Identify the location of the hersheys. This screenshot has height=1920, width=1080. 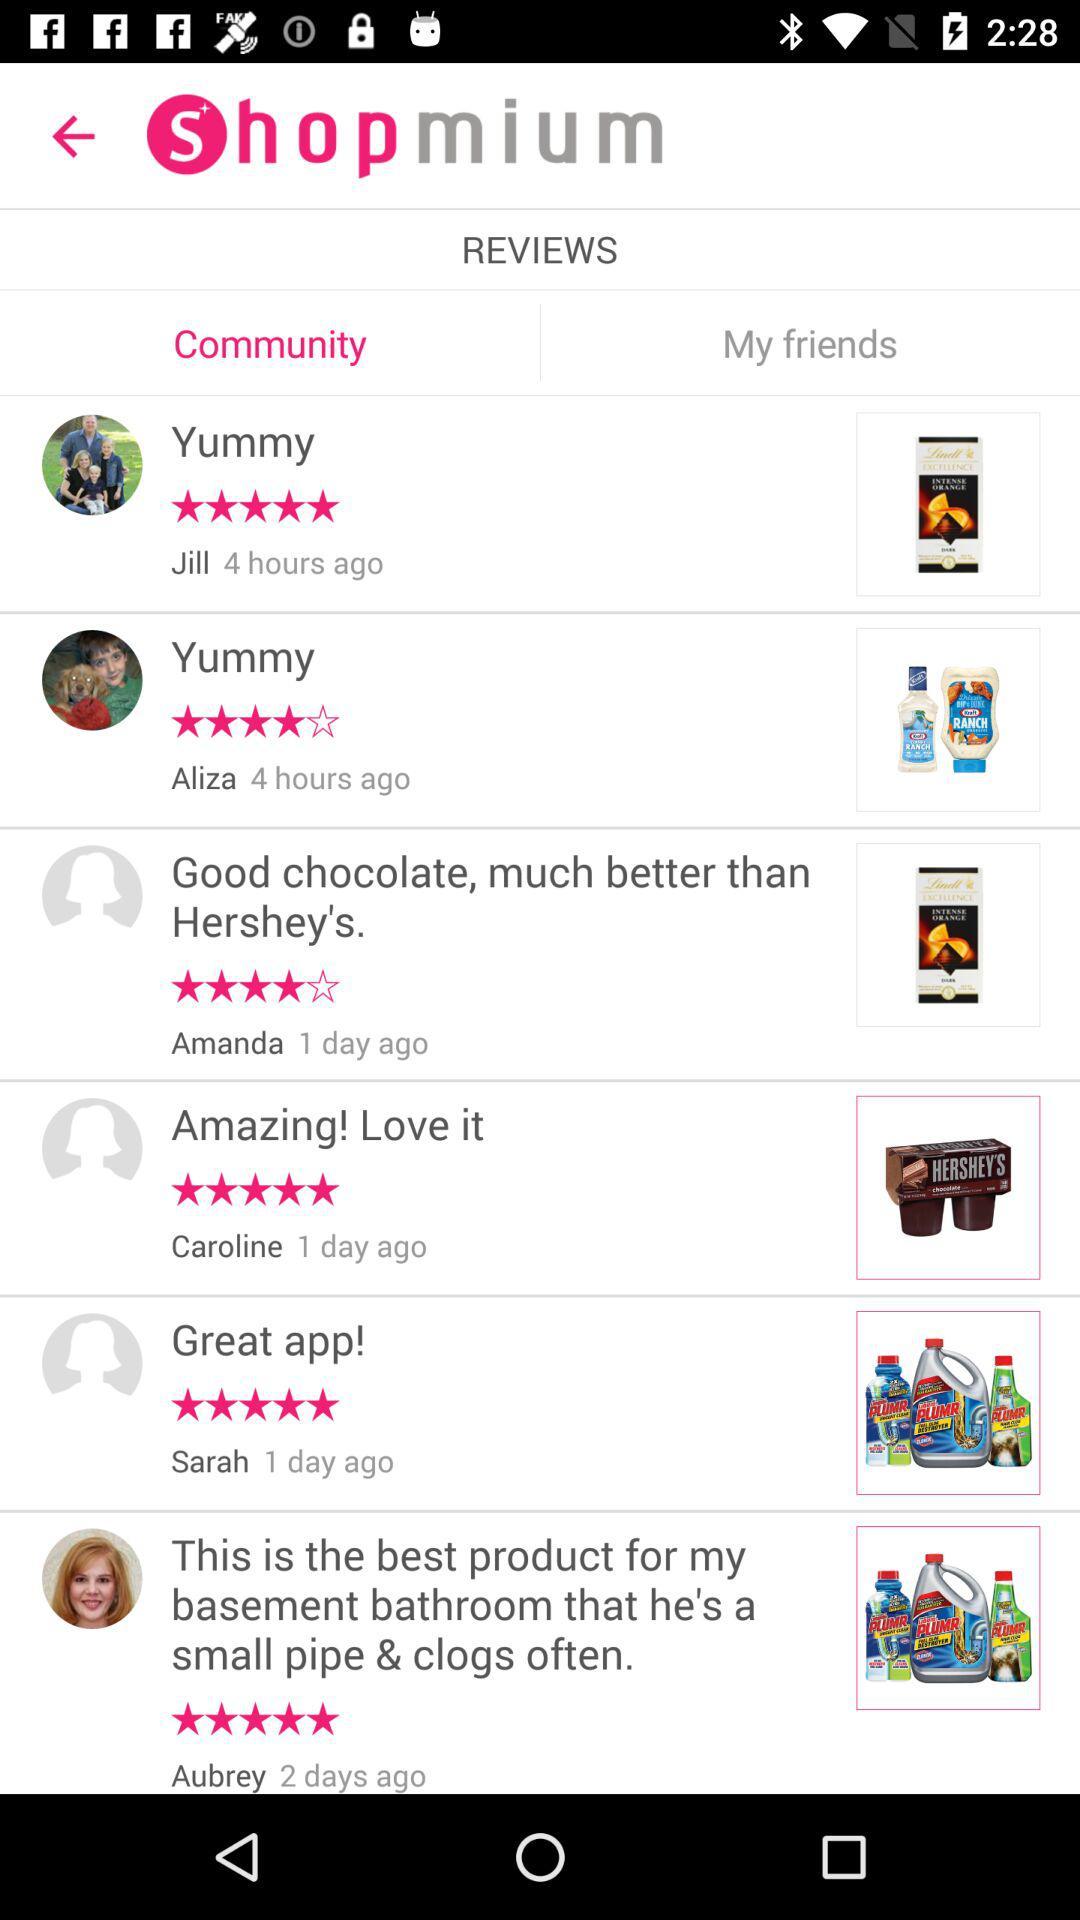
(947, 1188).